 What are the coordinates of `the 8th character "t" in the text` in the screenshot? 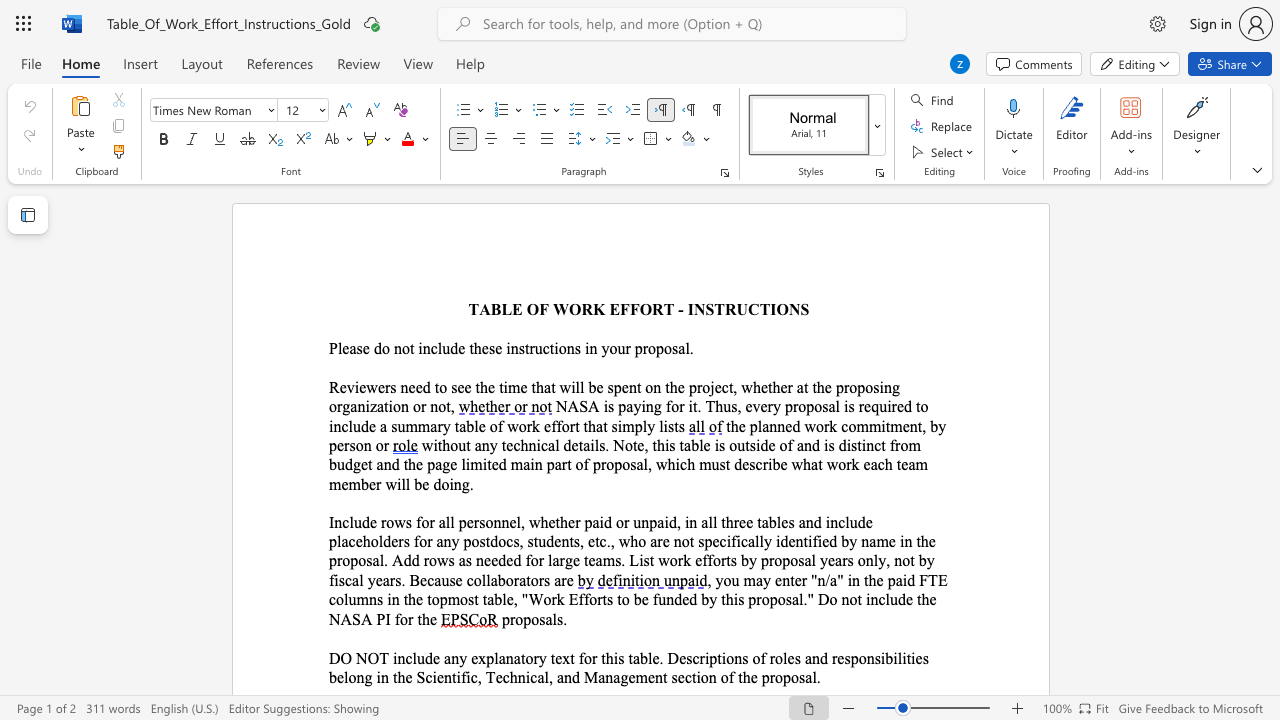 It's located at (395, 676).